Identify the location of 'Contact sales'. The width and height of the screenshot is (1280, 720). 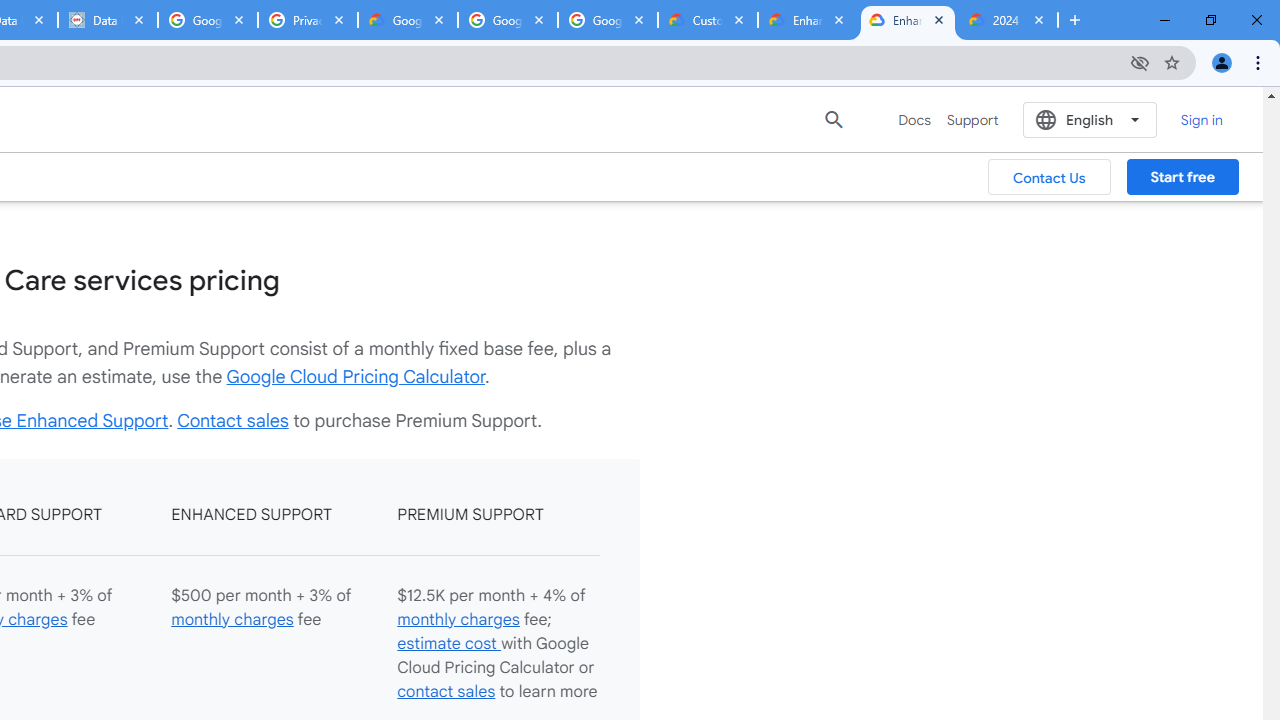
(232, 419).